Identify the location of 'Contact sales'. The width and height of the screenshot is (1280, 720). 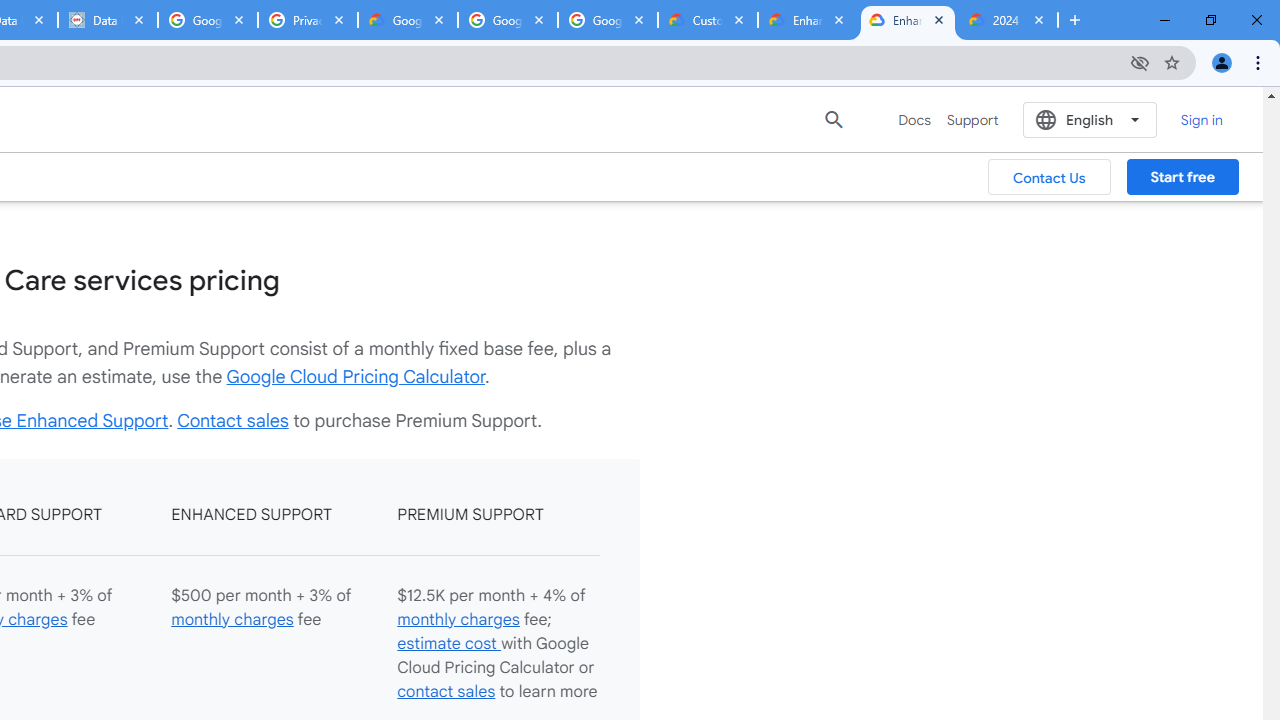
(232, 419).